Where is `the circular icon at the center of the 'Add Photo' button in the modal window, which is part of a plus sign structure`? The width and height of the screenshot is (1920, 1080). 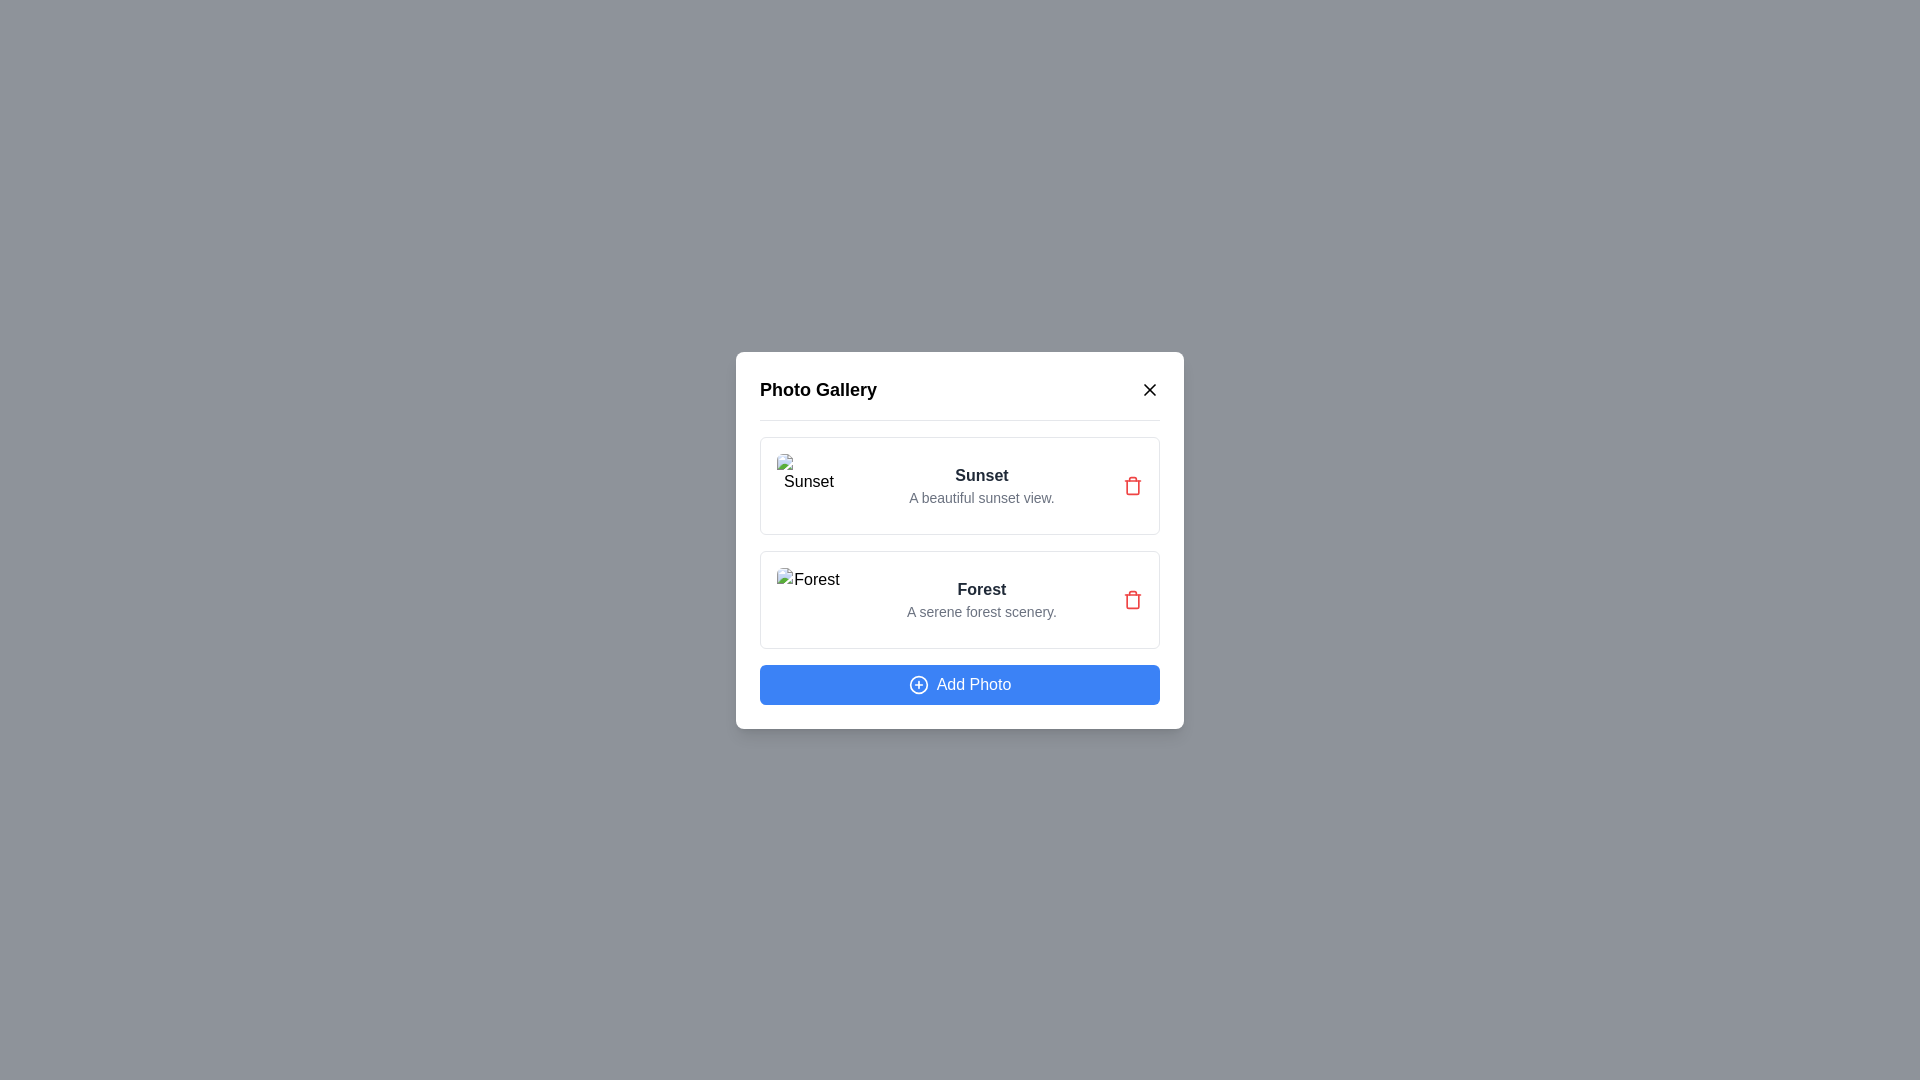 the circular icon at the center of the 'Add Photo' button in the modal window, which is part of a plus sign structure is located at coordinates (917, 683).